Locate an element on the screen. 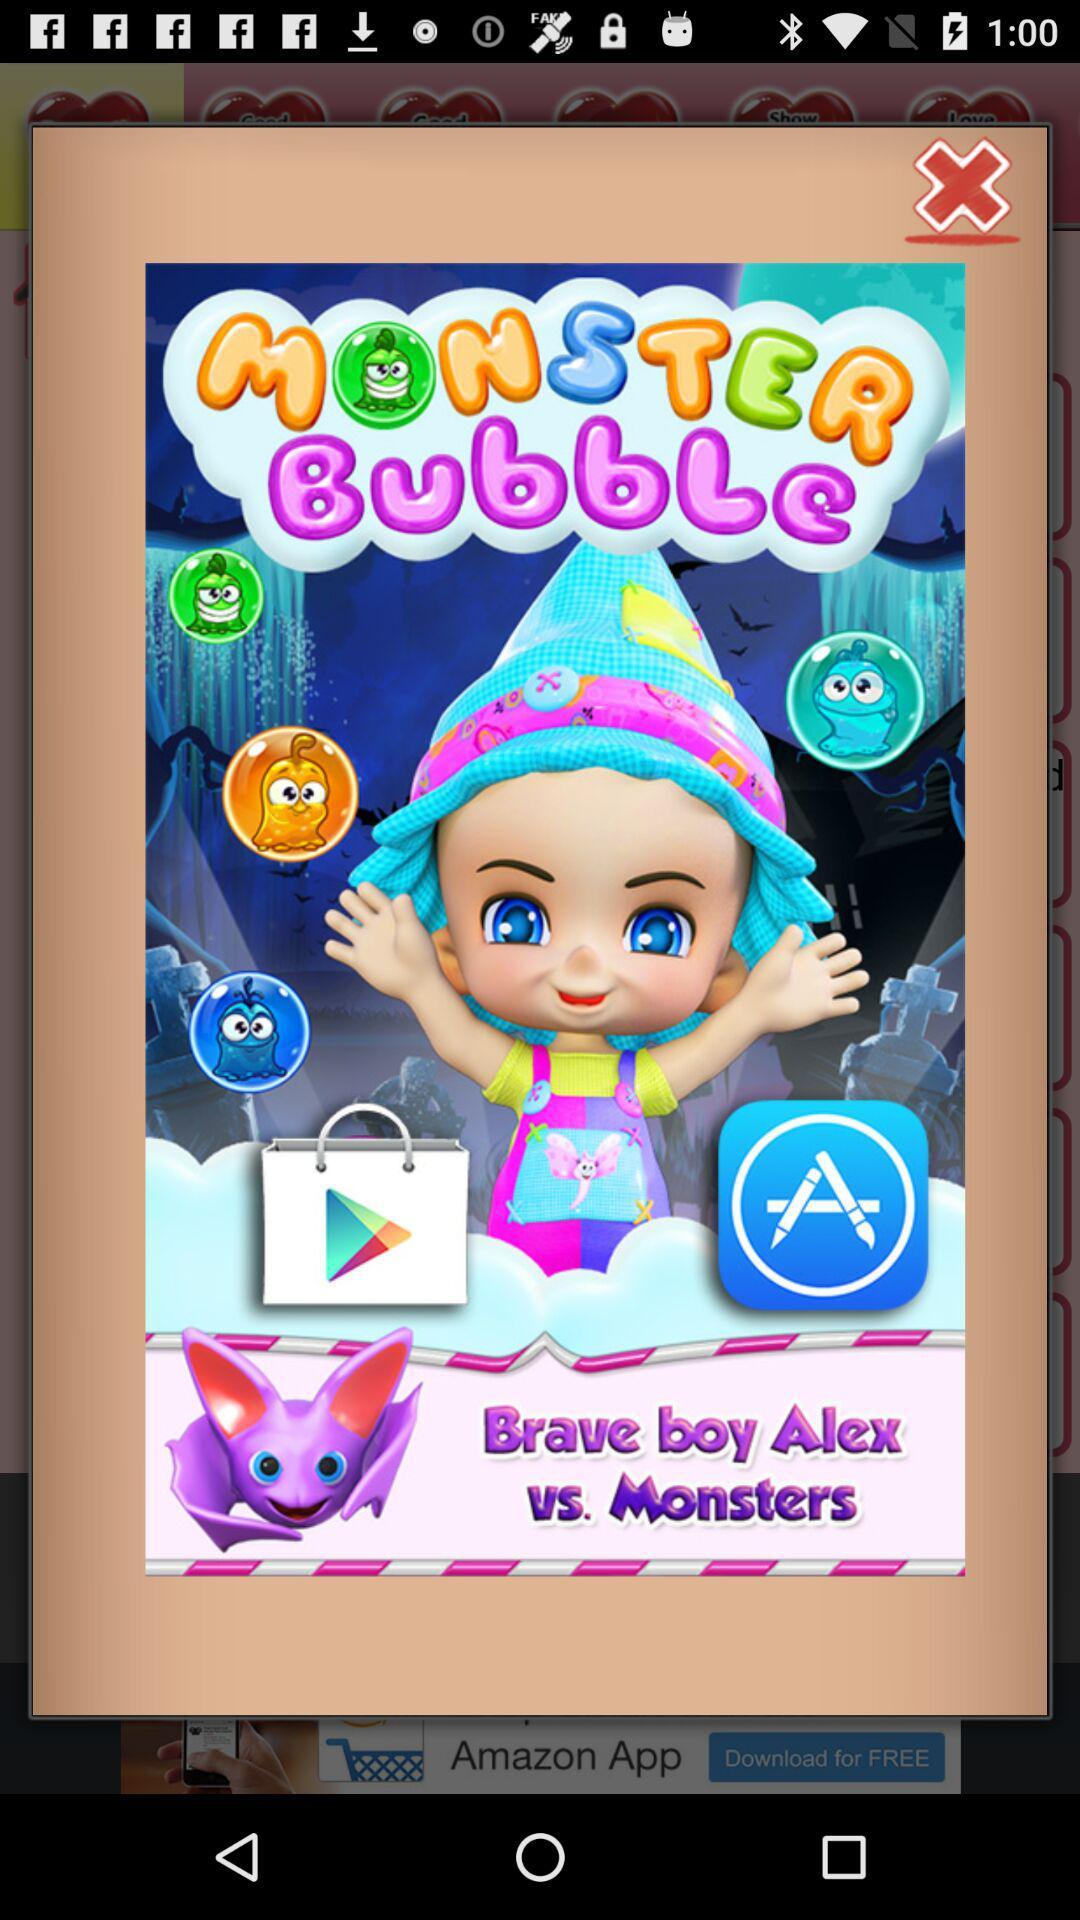 The width and height of the screenshot is (1080, 1920). advertisement is located at coordinates (962, 188).